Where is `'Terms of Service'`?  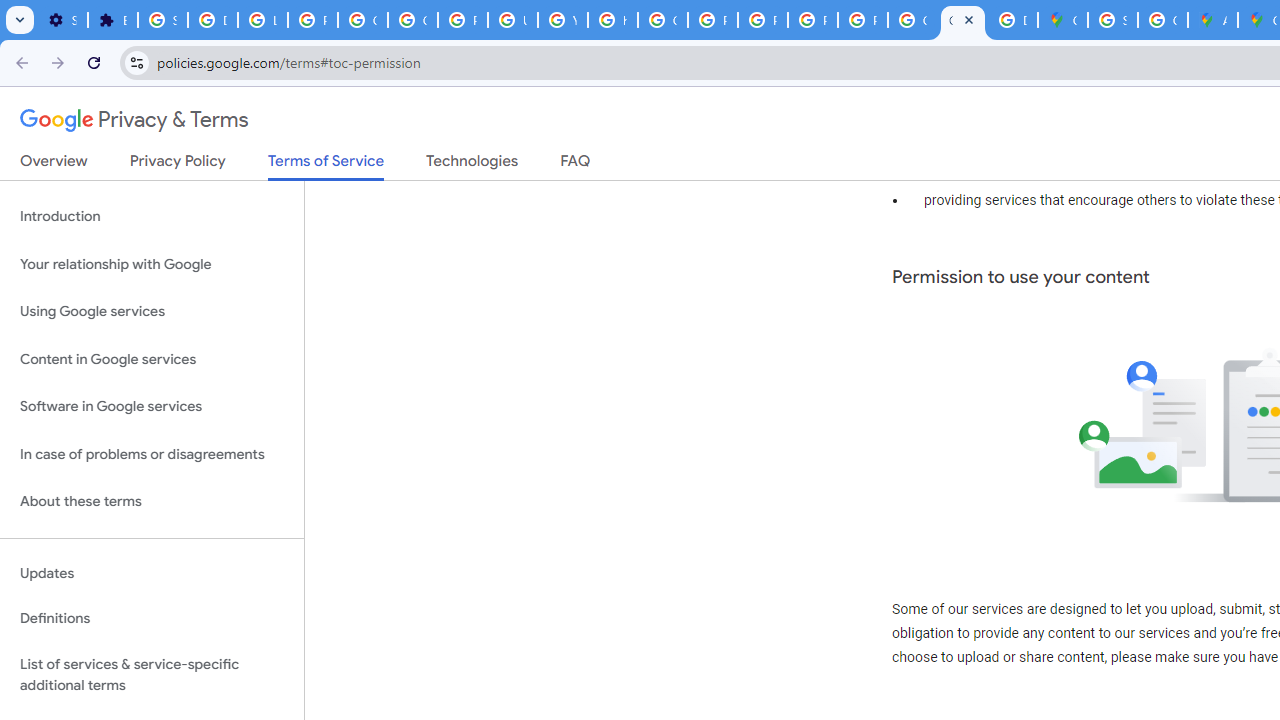 'Terms of Service' is located at coordinates (326, 165).